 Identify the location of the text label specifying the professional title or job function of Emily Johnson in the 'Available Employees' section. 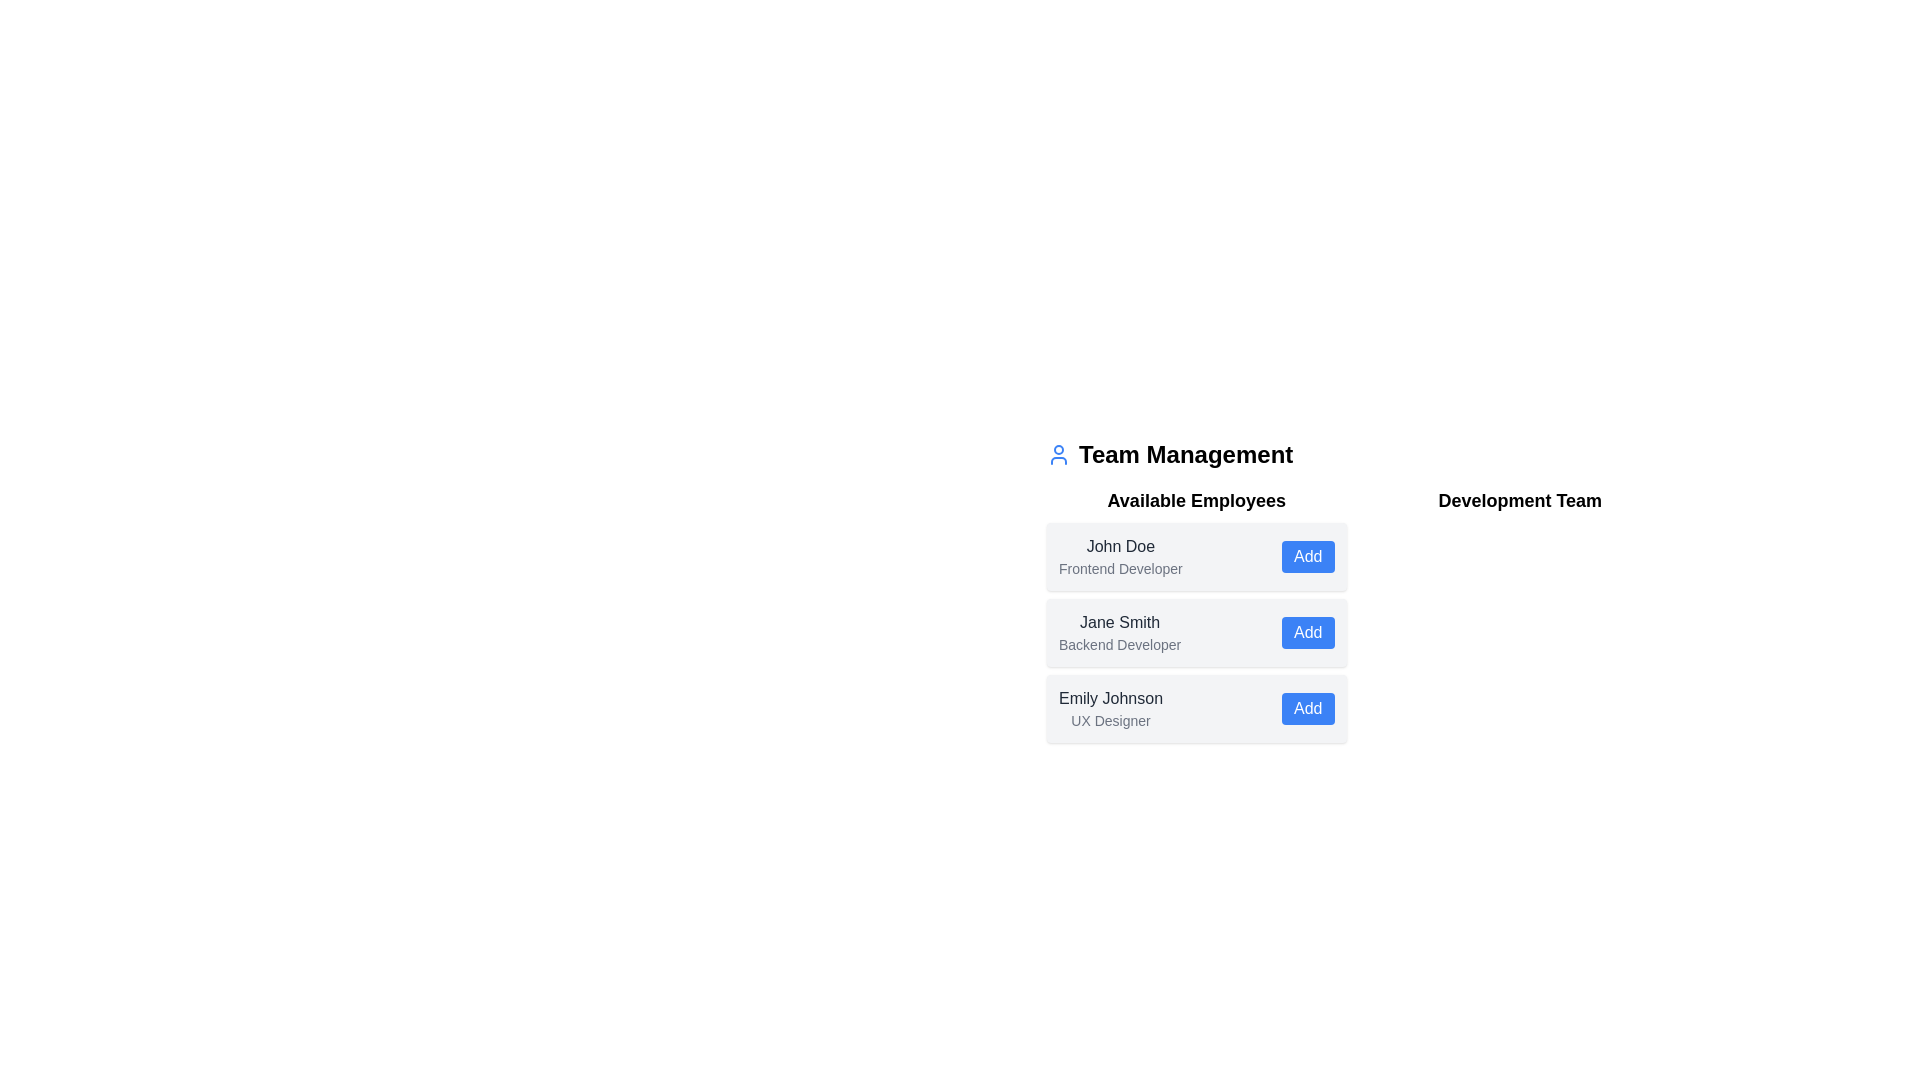
(1110, 721).